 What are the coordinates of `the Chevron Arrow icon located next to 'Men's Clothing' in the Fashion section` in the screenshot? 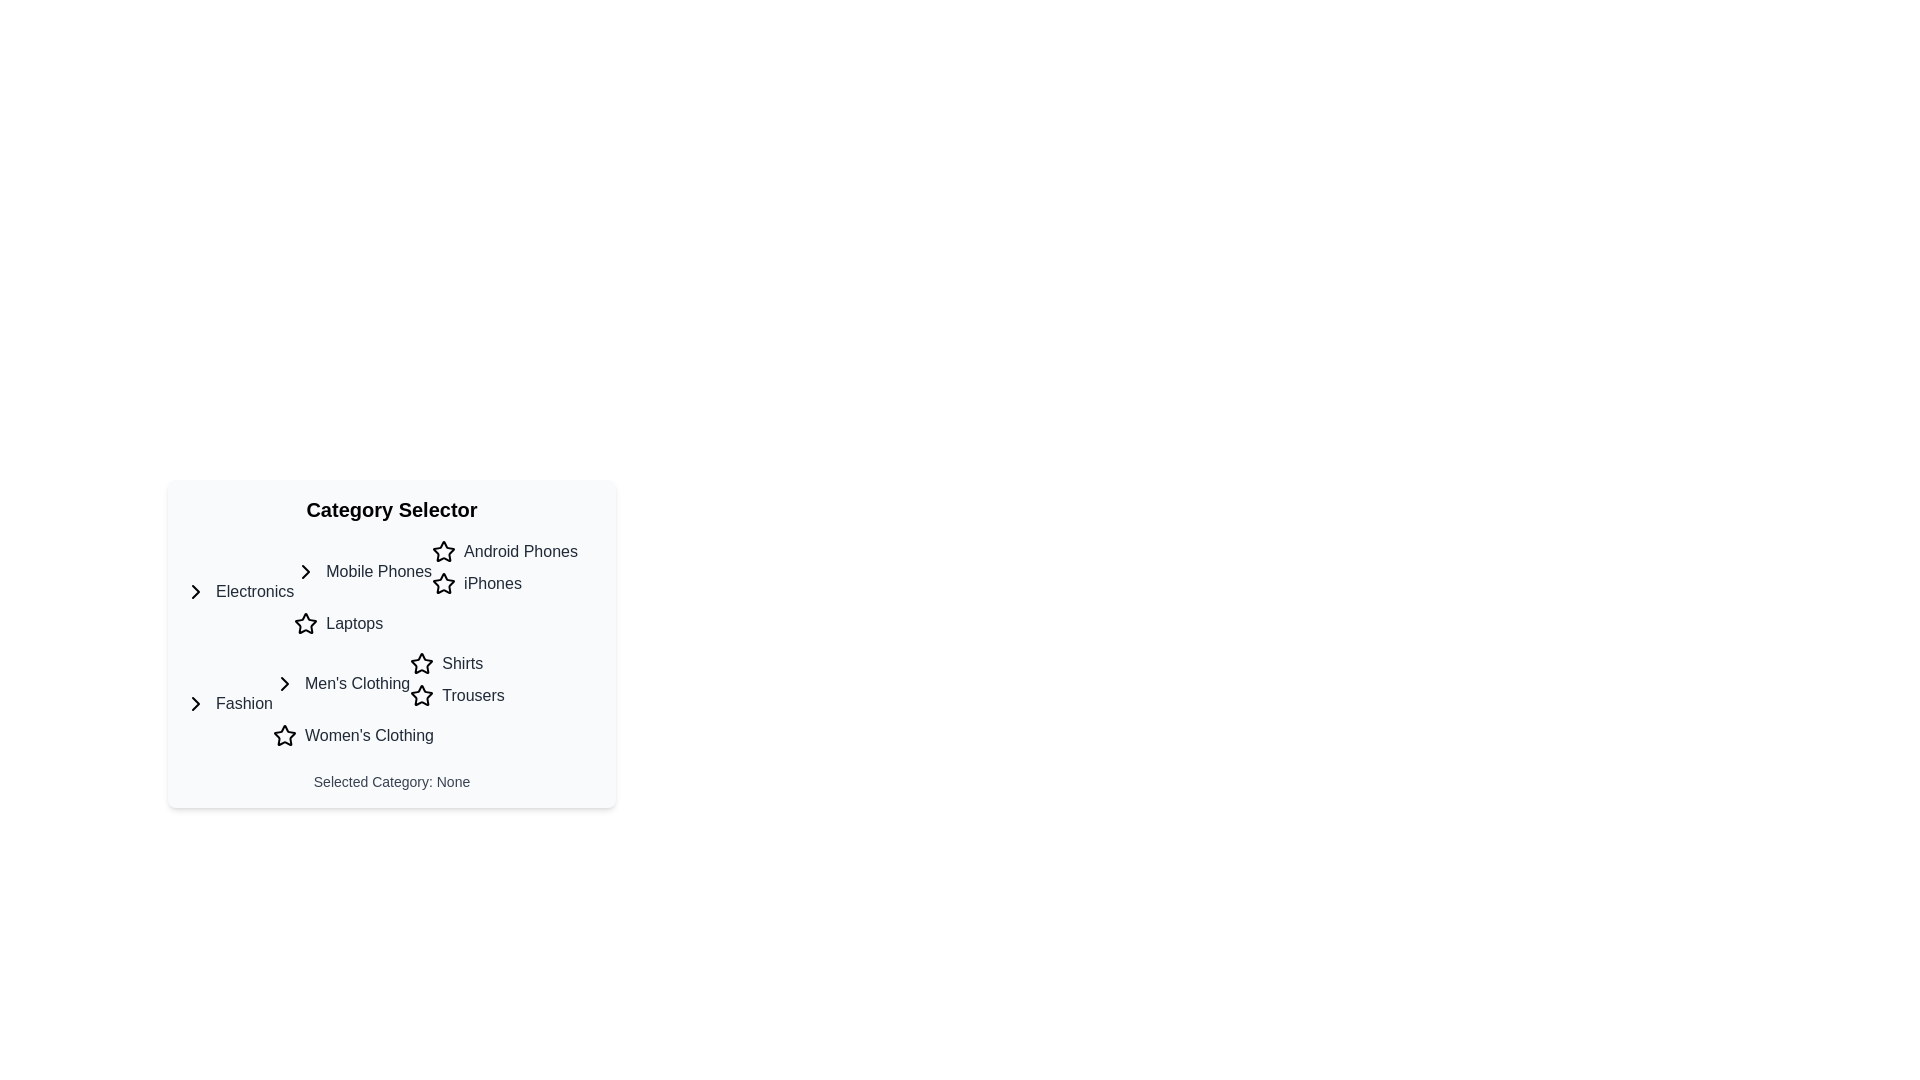 It's located at (283, 682).